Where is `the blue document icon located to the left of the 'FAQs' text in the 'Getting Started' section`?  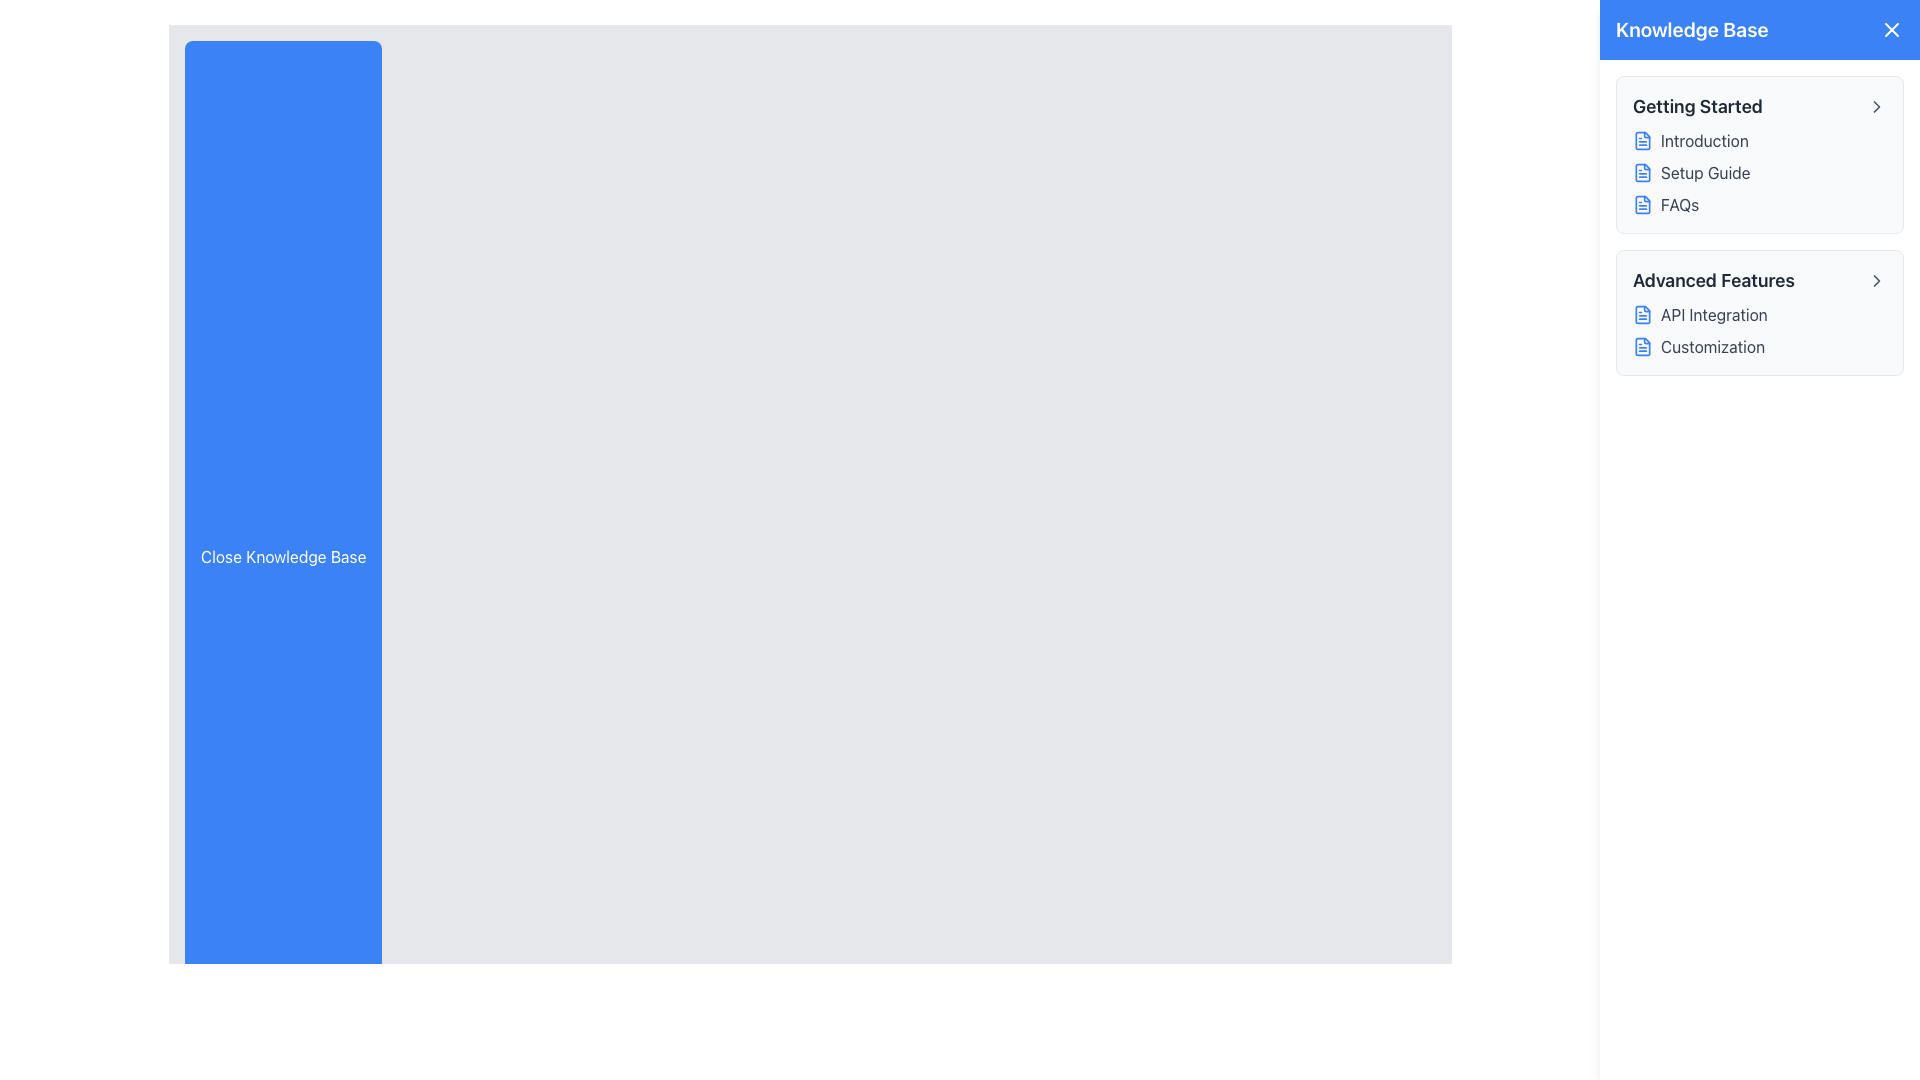
the blue document icon located to the left of the 'FAQs' text in the 'Getting Started' section is located at coordinates (1642, 204).